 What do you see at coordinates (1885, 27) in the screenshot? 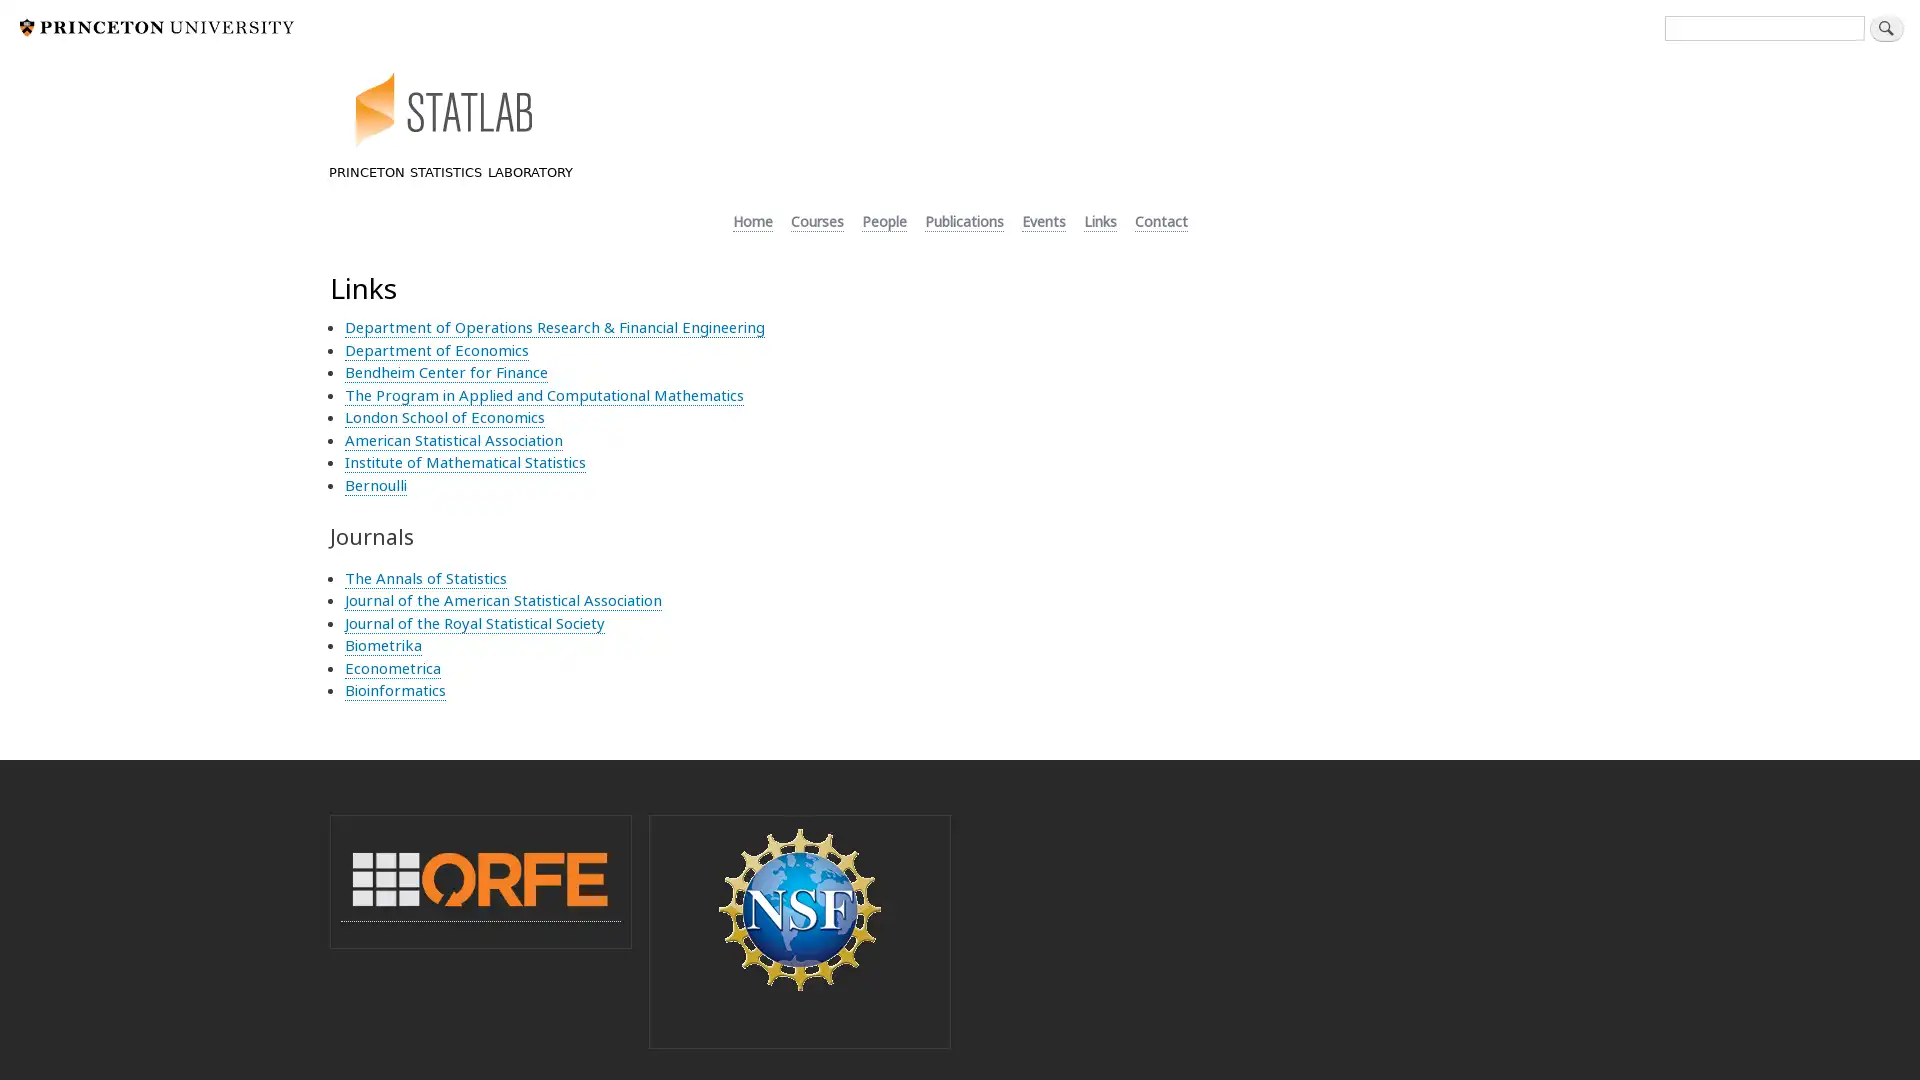
I see `Search` at bounding box center [1885, 27].